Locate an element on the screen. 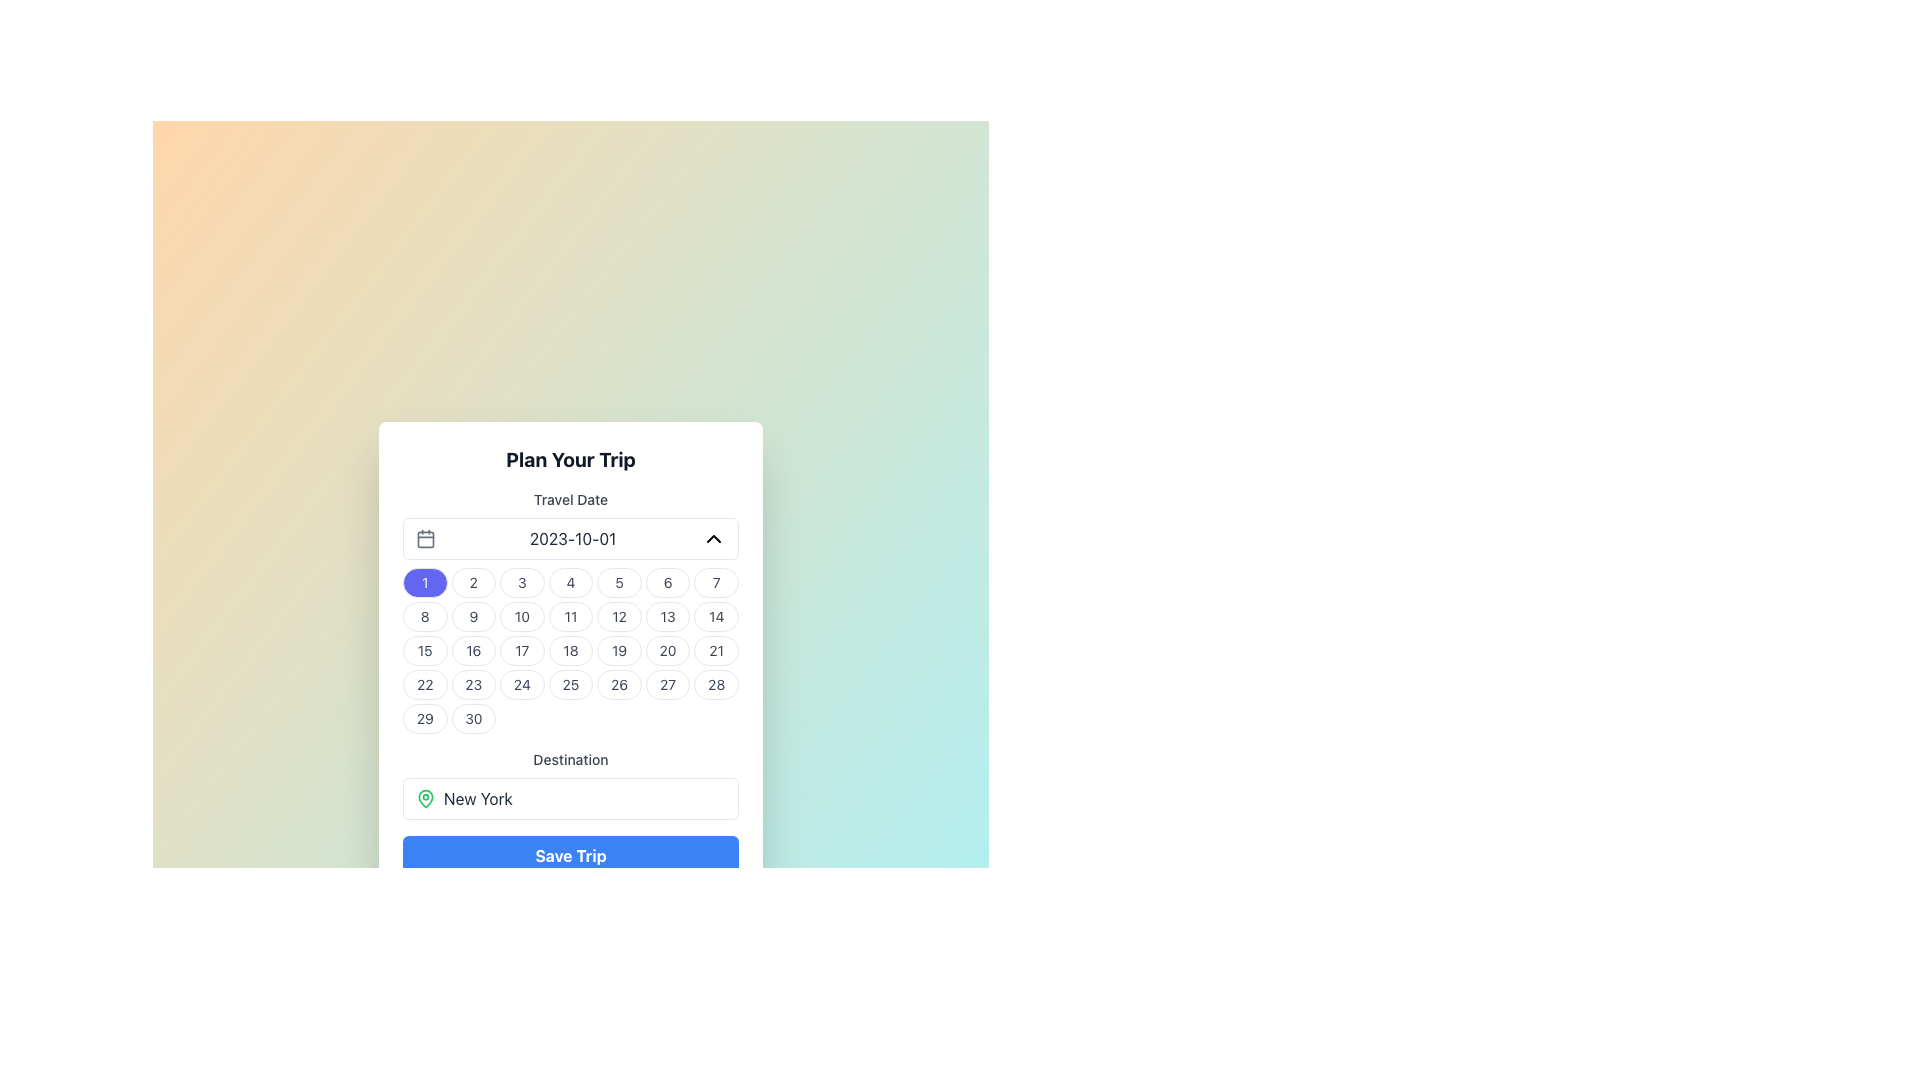 The image size is (1920, 1080). the circular button labeled '27' in the bottom row, sixth column of the calendar grid is located at coordinates (668, 684).